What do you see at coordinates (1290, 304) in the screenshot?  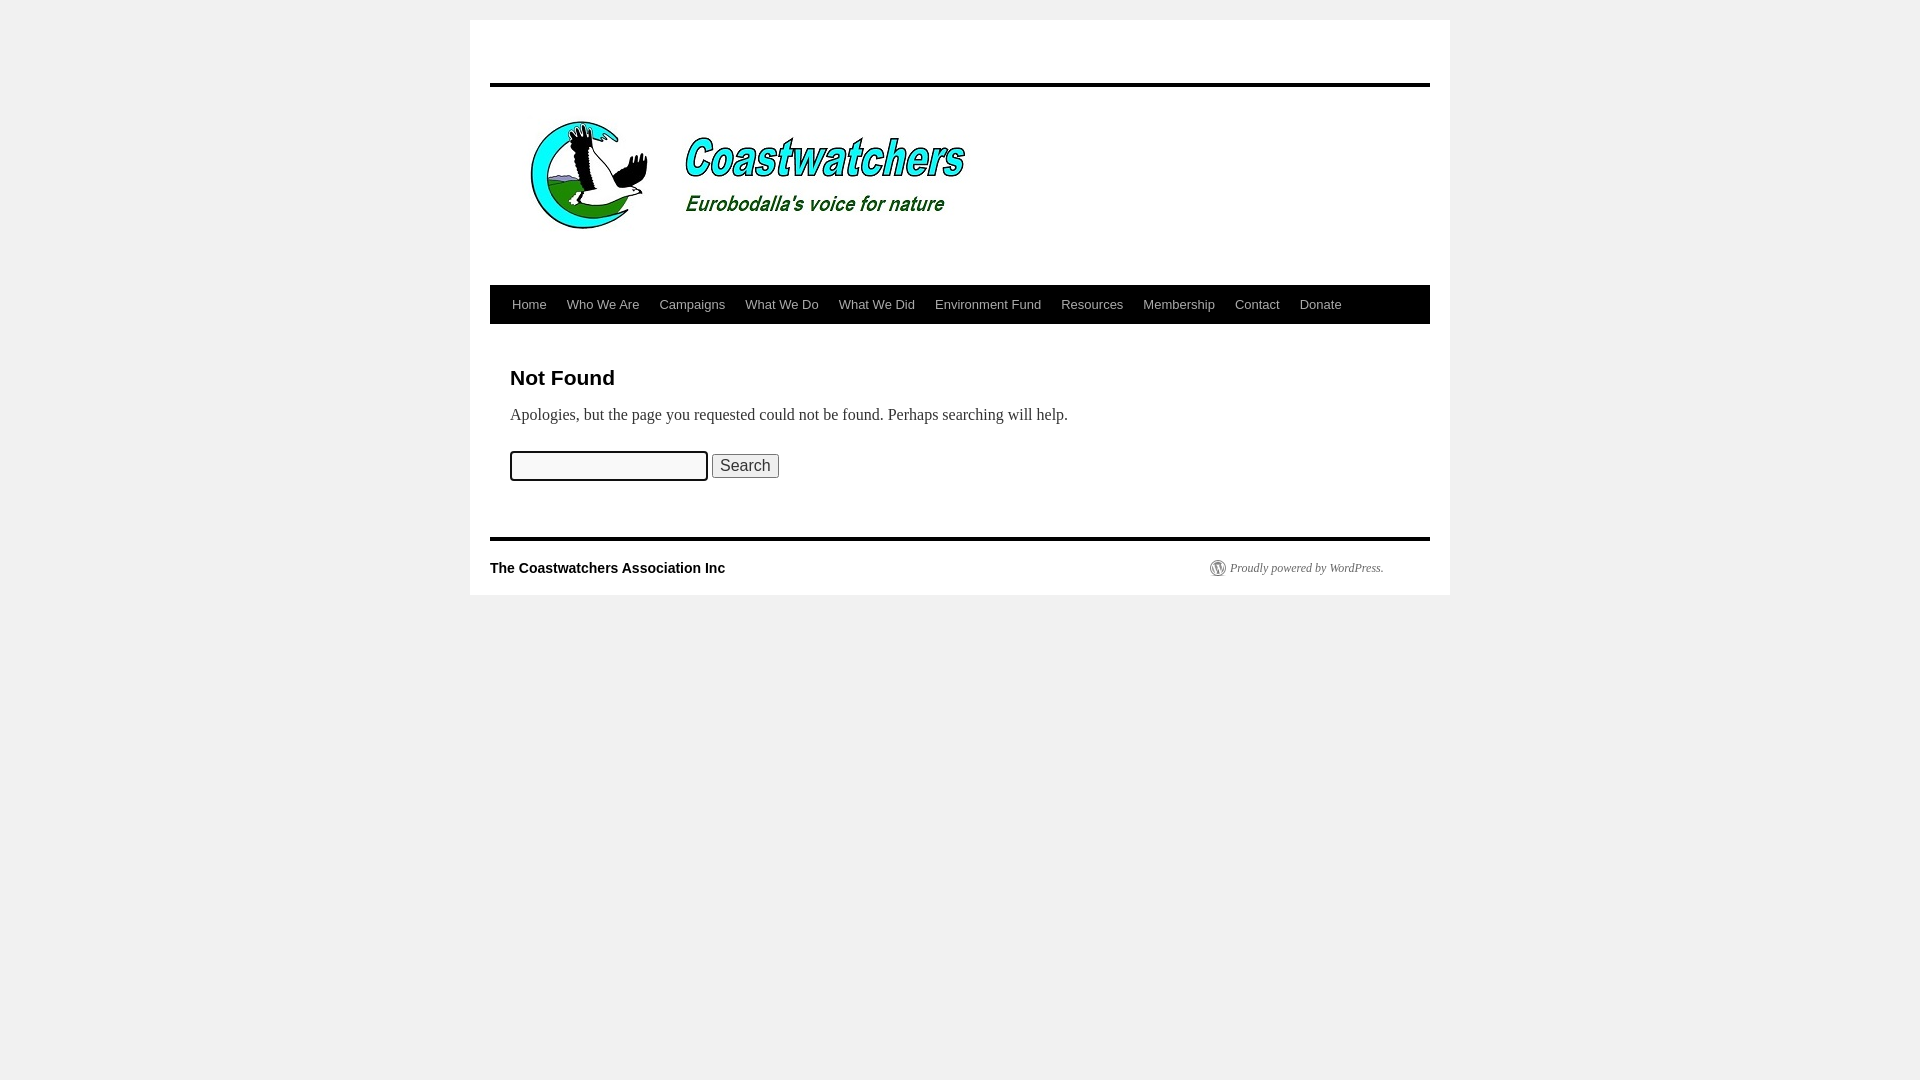 I see `'Donate'` at bounding box center [1290, 304].